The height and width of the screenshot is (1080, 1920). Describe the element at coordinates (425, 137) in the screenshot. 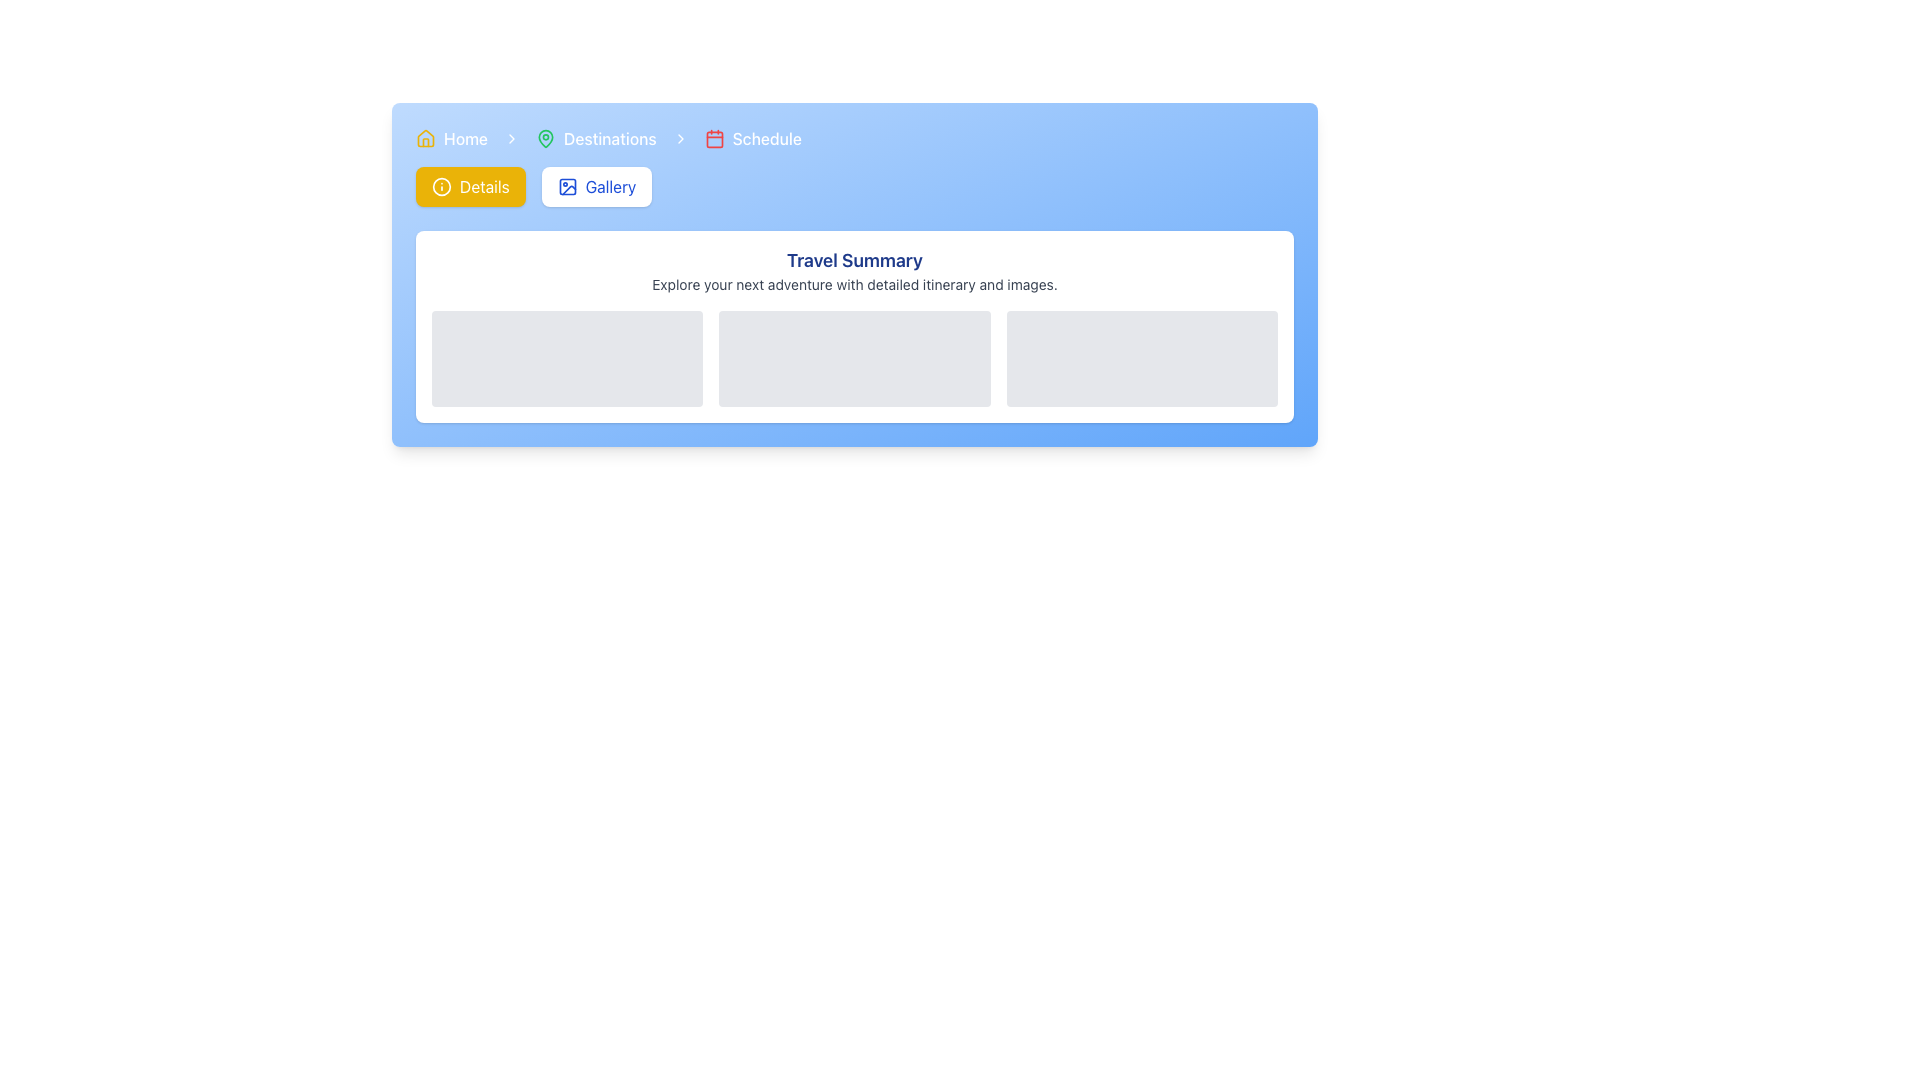

I see `the small house-shaped icon with a yellow stroke and white fill located on the left side of the navigation bar, adjacent to the text 'Home', to trigger a tooltip` at that location.